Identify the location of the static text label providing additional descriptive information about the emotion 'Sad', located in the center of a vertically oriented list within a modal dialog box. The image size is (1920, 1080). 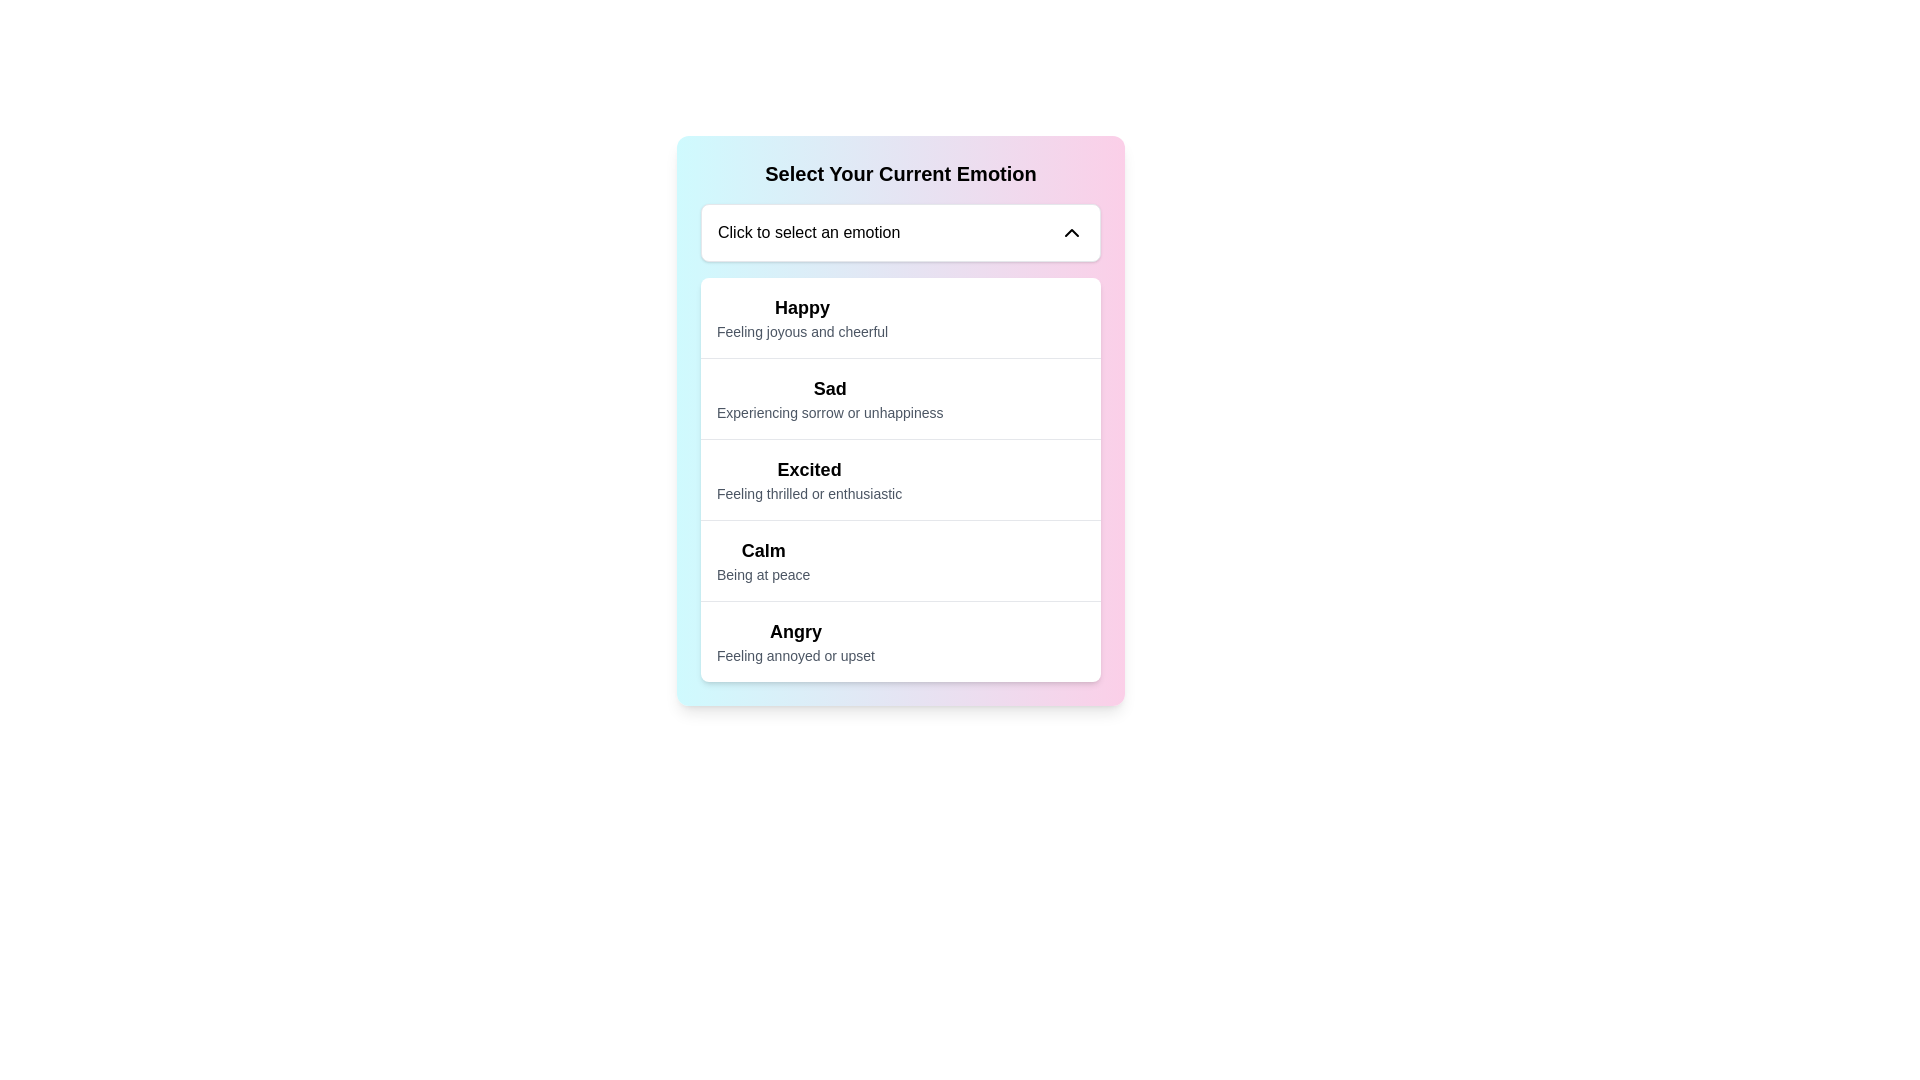
(830, 411).